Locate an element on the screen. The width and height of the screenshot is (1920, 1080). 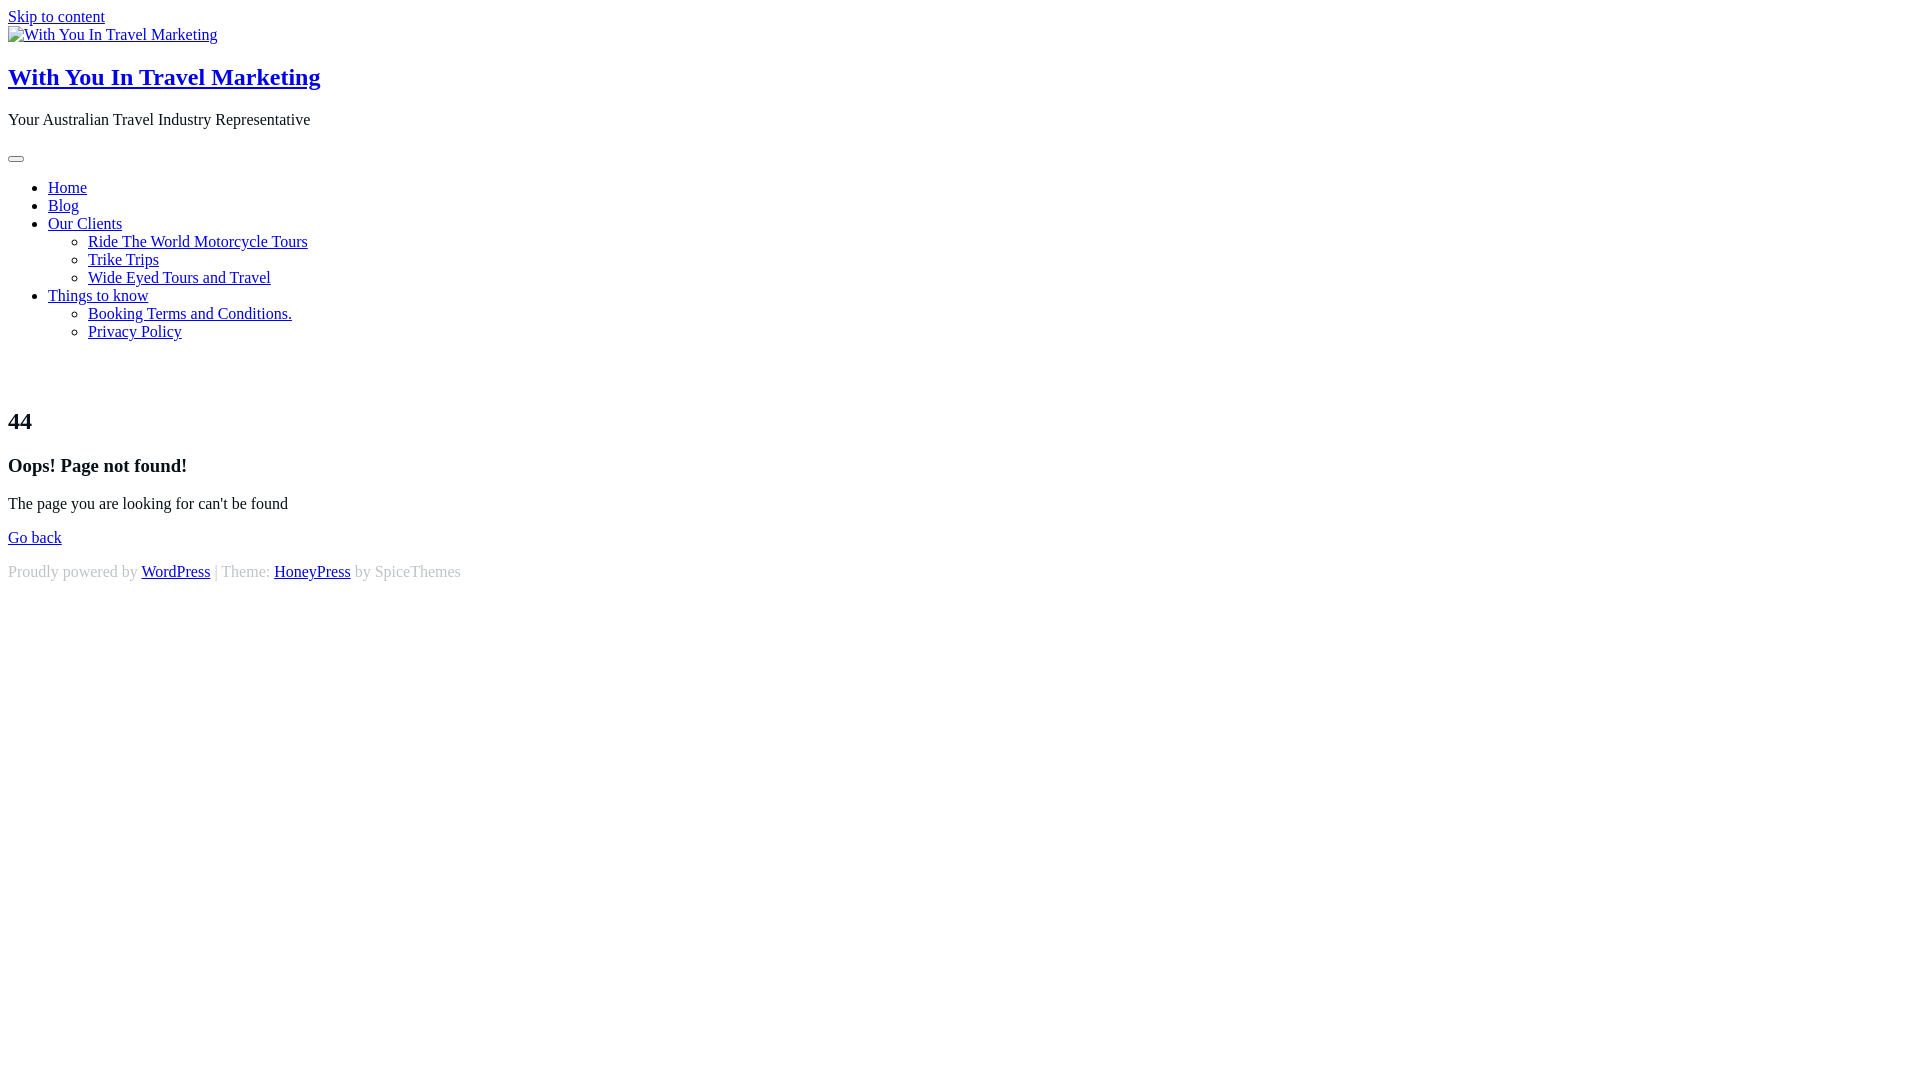
'Ride The World Motorcycle Tours' is located at coordinates (86, 240).